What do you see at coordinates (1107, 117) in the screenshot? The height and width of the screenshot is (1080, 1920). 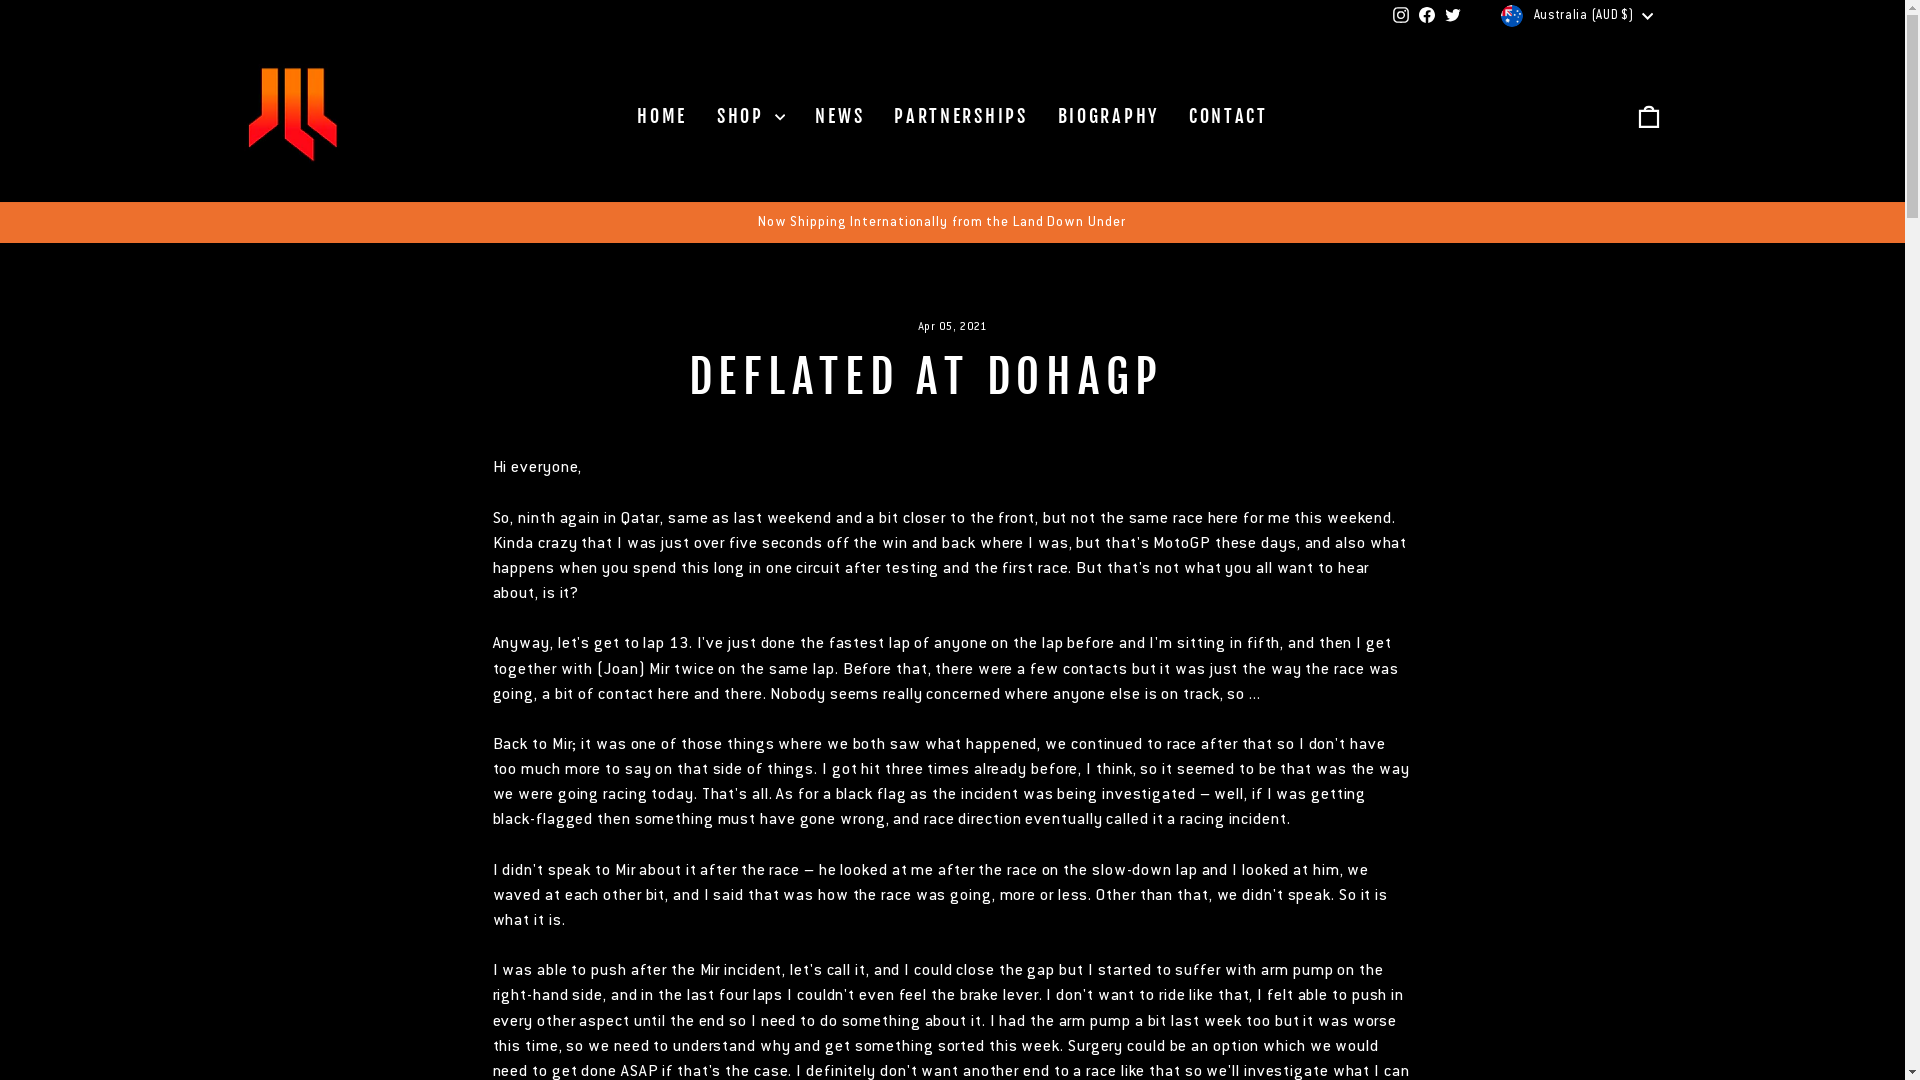 I see `'BIOGRAPHY'` at bounding box center [1107, 117].